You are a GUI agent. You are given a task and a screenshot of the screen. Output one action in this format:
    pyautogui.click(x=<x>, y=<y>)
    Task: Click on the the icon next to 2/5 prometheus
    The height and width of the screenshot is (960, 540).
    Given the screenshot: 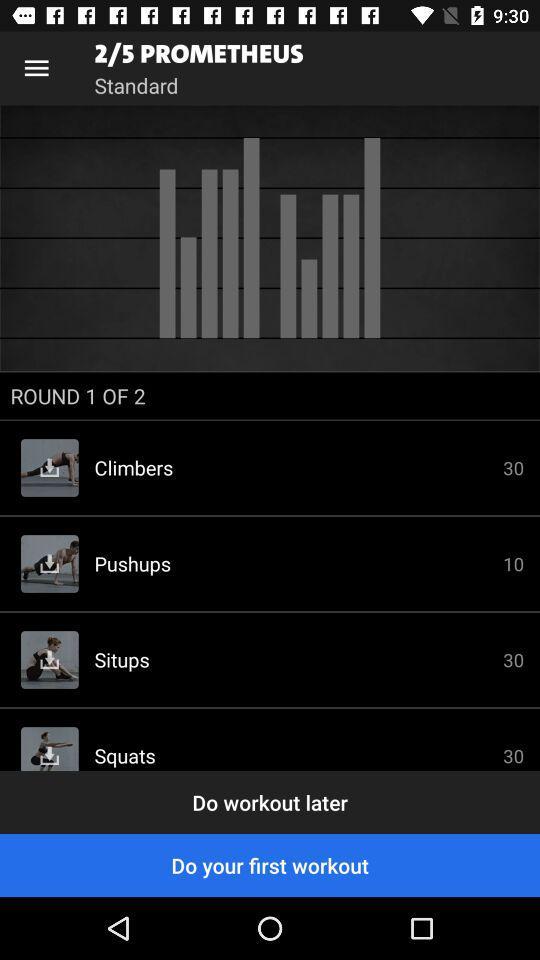 What is the action you would take?
    pyautogui.click(x=36, y=68)
    